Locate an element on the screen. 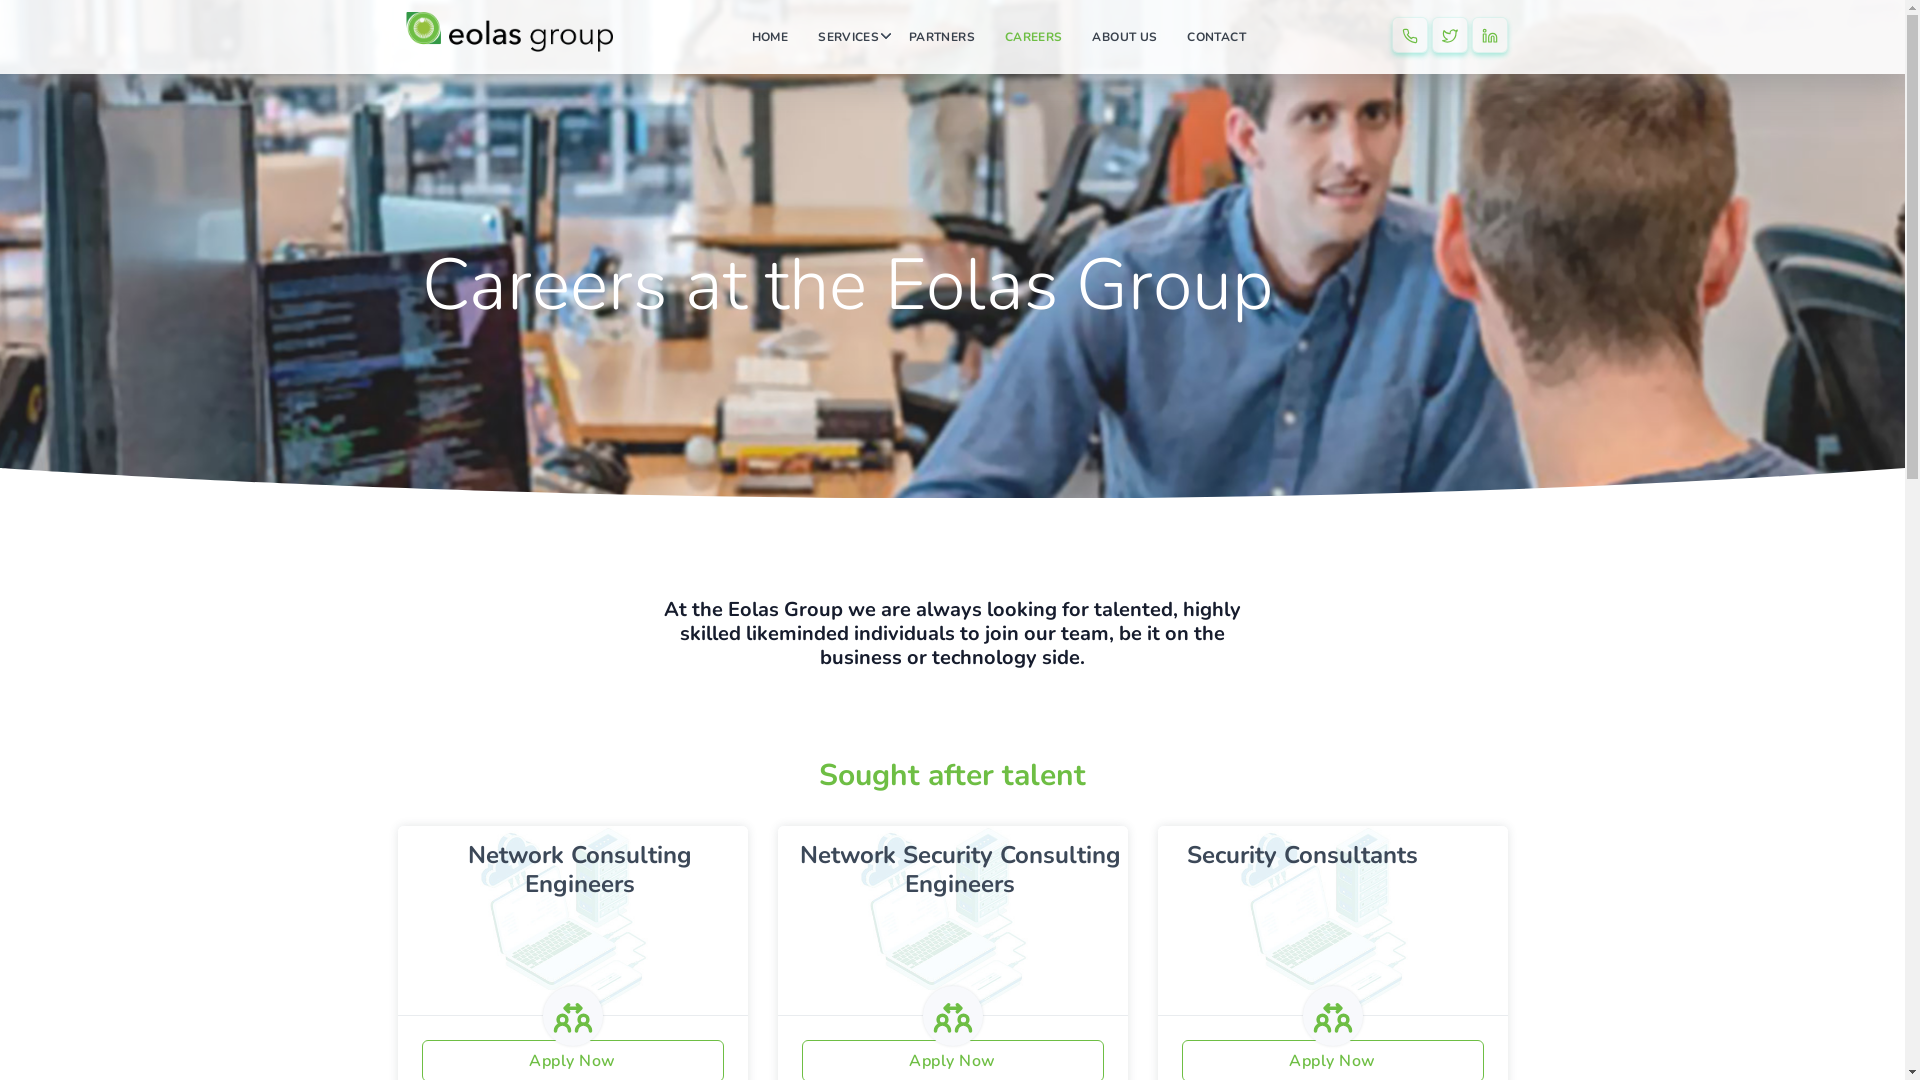 This screenshot has height=1080, width=1920. 'Network Consulting Engineers' is located at coordinates (466, 868).